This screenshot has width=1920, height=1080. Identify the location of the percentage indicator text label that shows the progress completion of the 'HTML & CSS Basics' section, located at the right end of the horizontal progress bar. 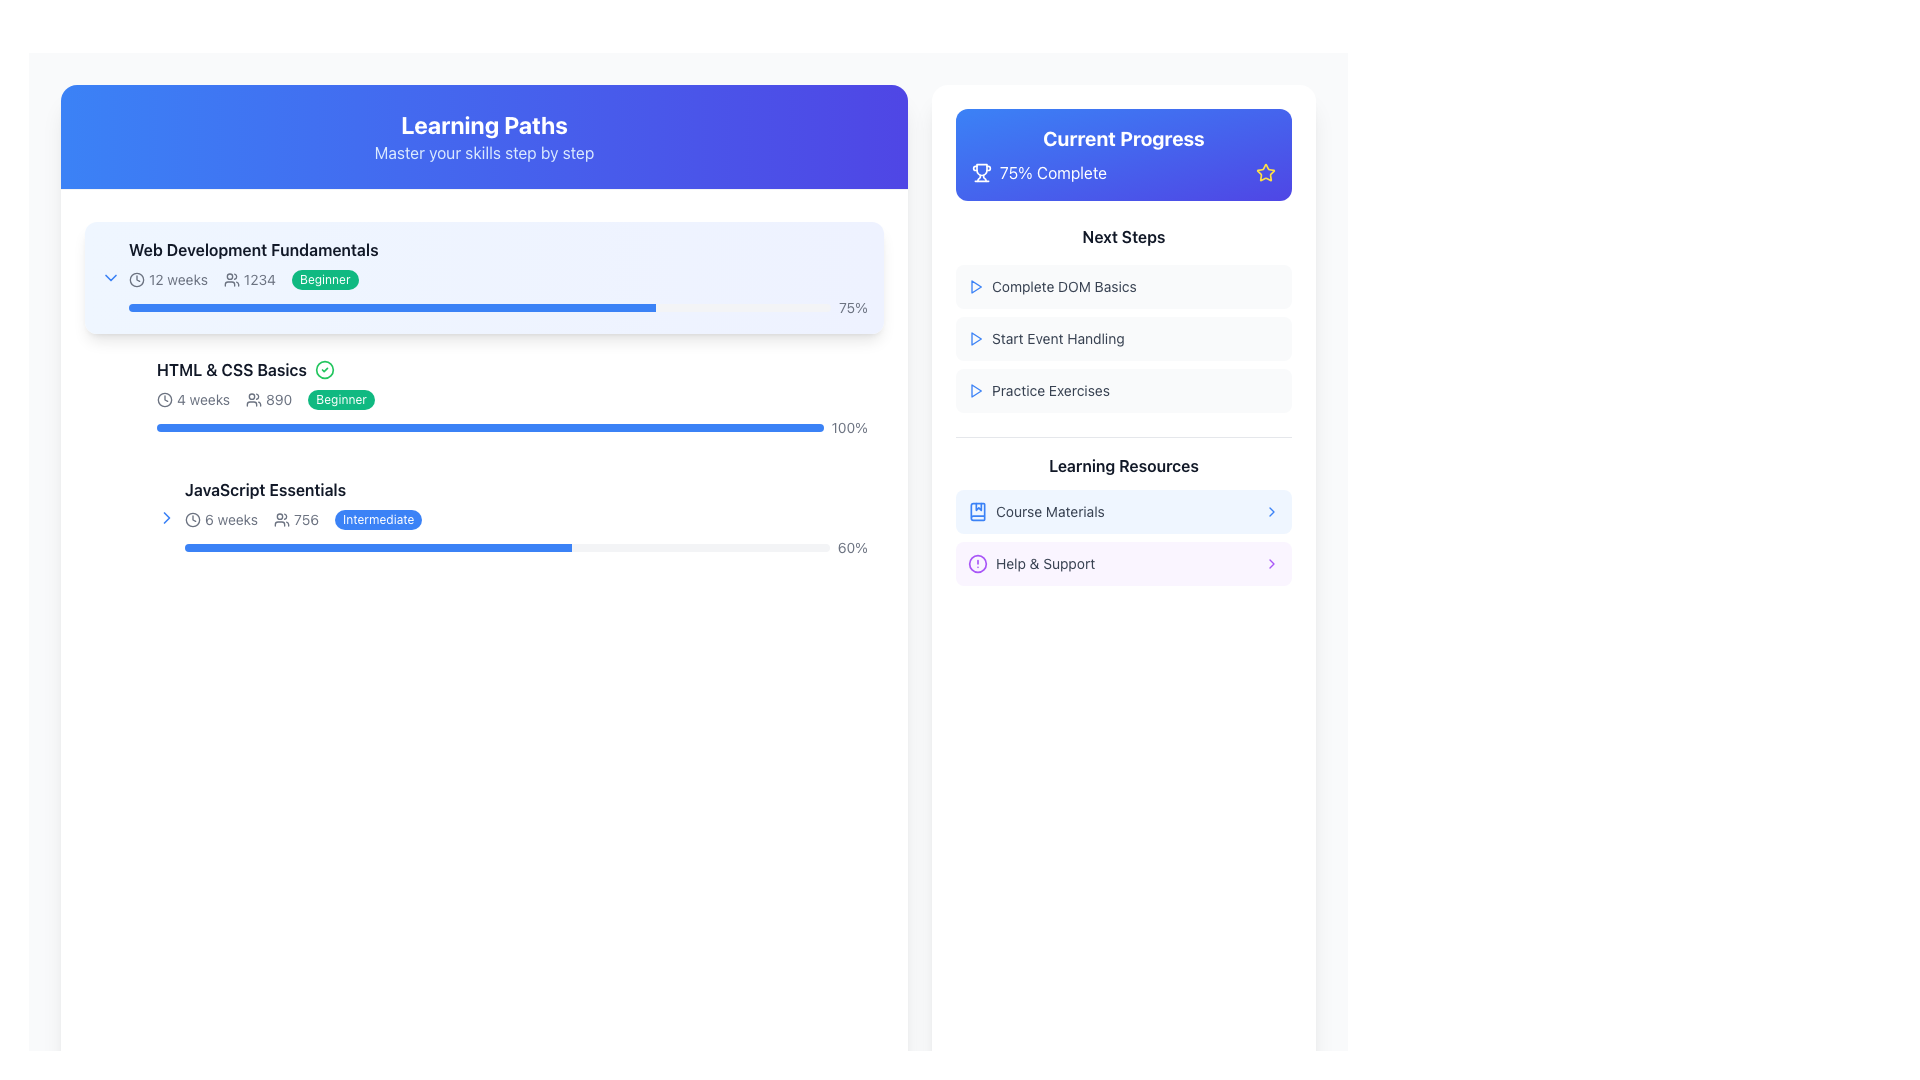
(849, 427).